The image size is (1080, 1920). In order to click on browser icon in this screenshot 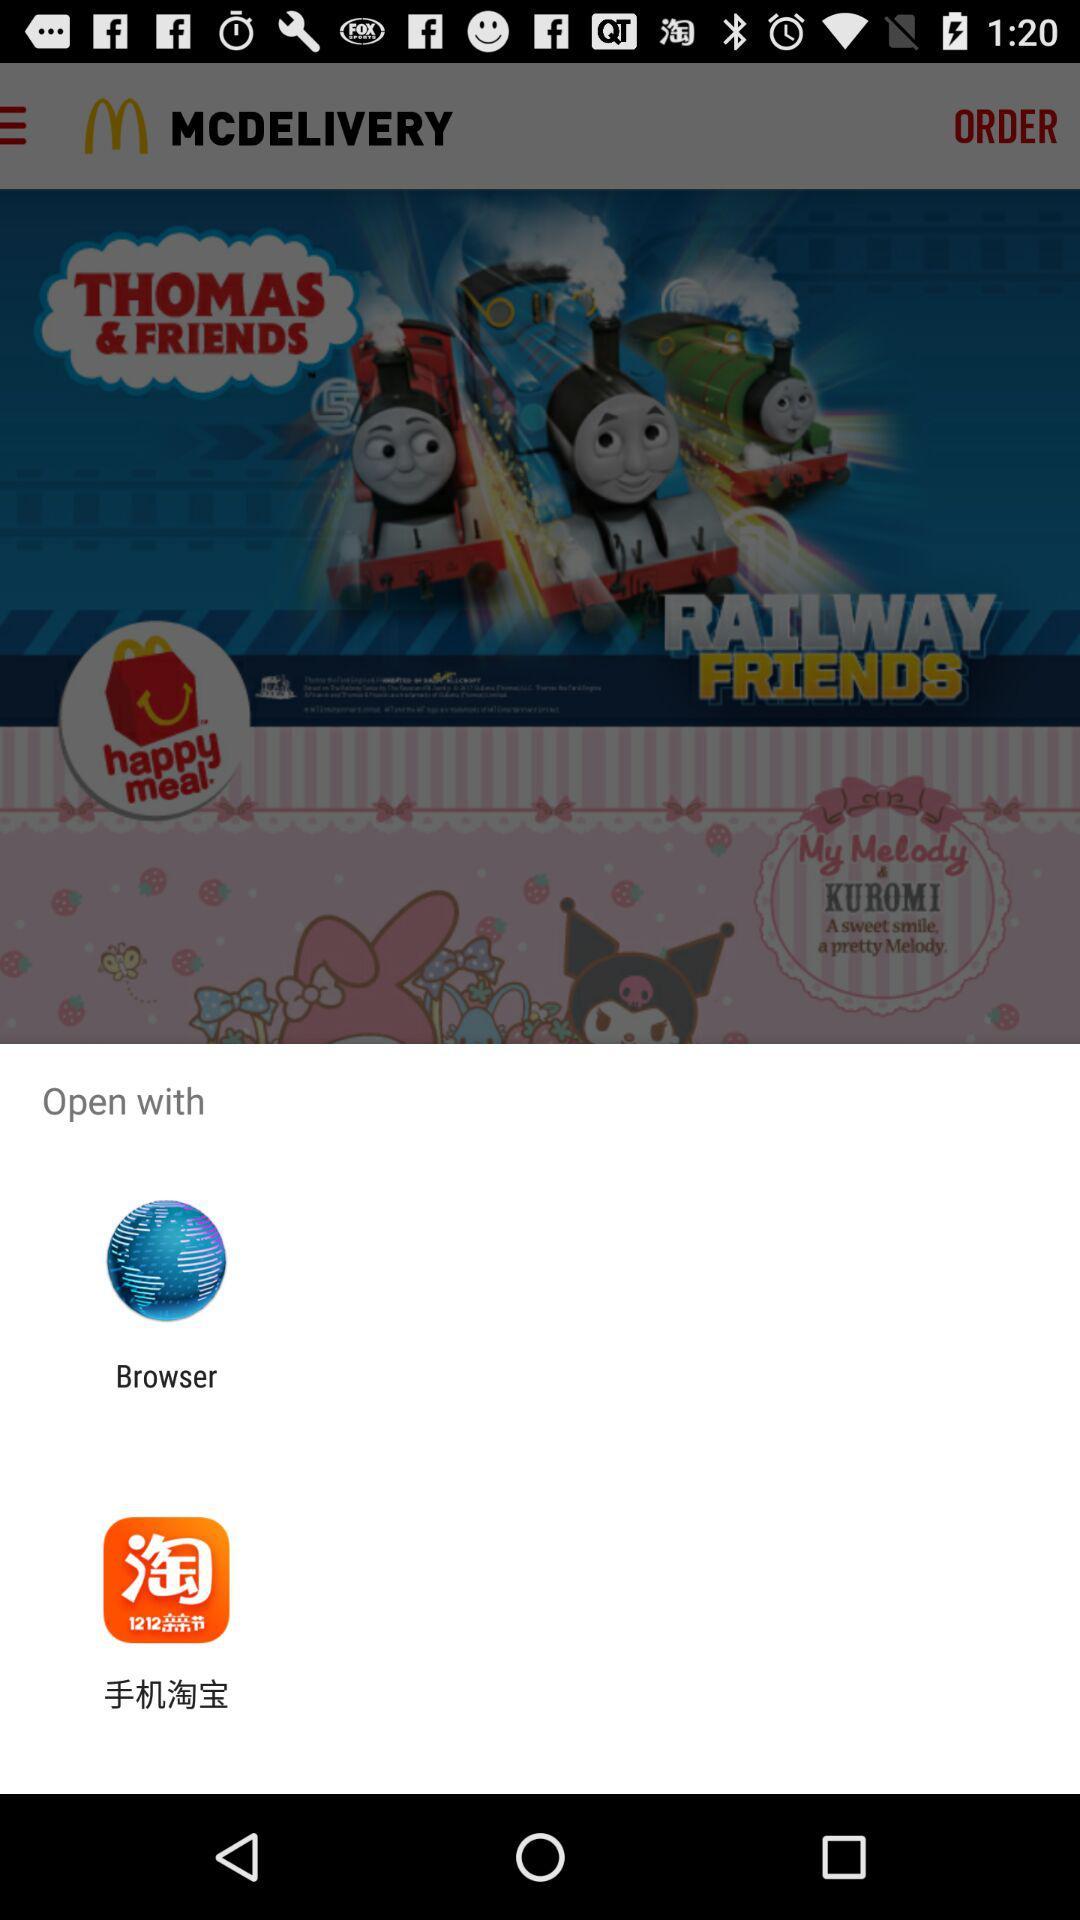, I will do `click(165, 1392)`.